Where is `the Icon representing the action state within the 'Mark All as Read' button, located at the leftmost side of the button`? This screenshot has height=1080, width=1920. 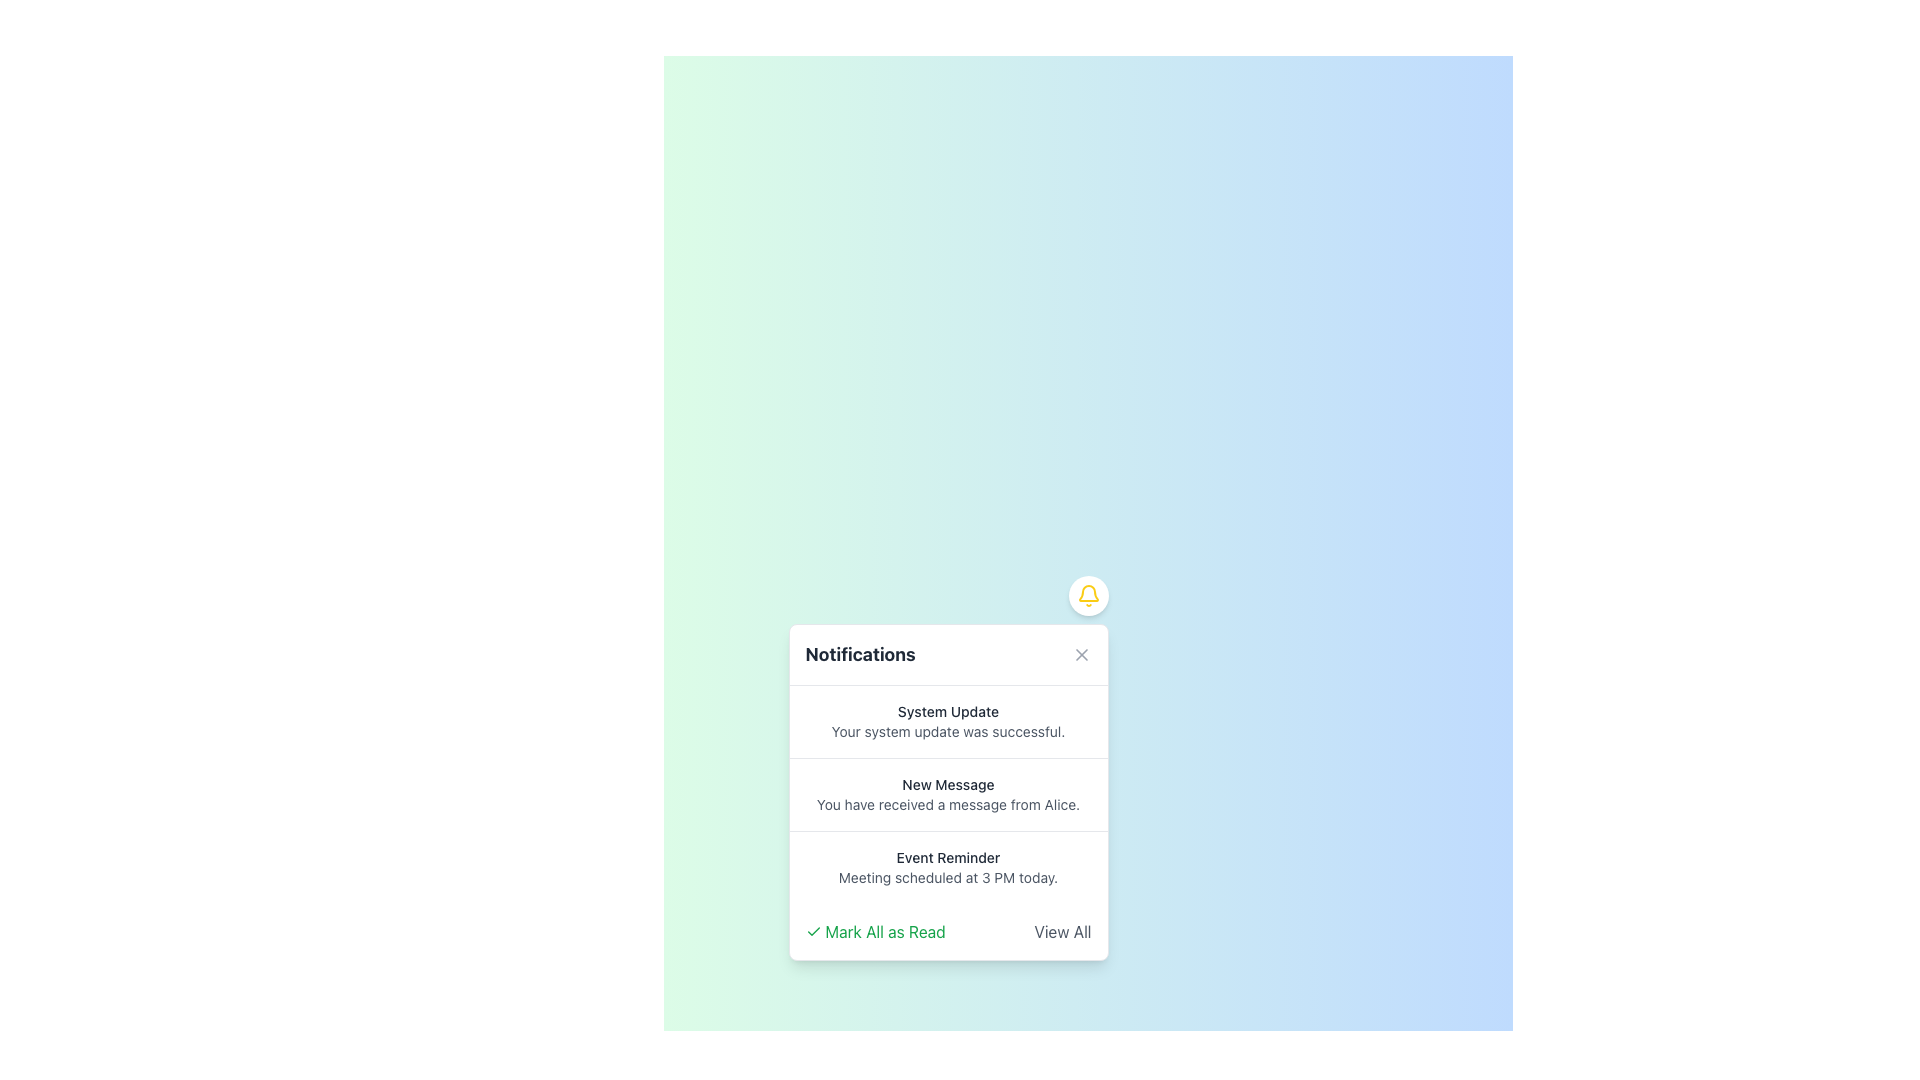
the Icon representing the action state within the 'Mark All as Read' button, located at the leftmost side of the button is located at coordinates (813, 932).